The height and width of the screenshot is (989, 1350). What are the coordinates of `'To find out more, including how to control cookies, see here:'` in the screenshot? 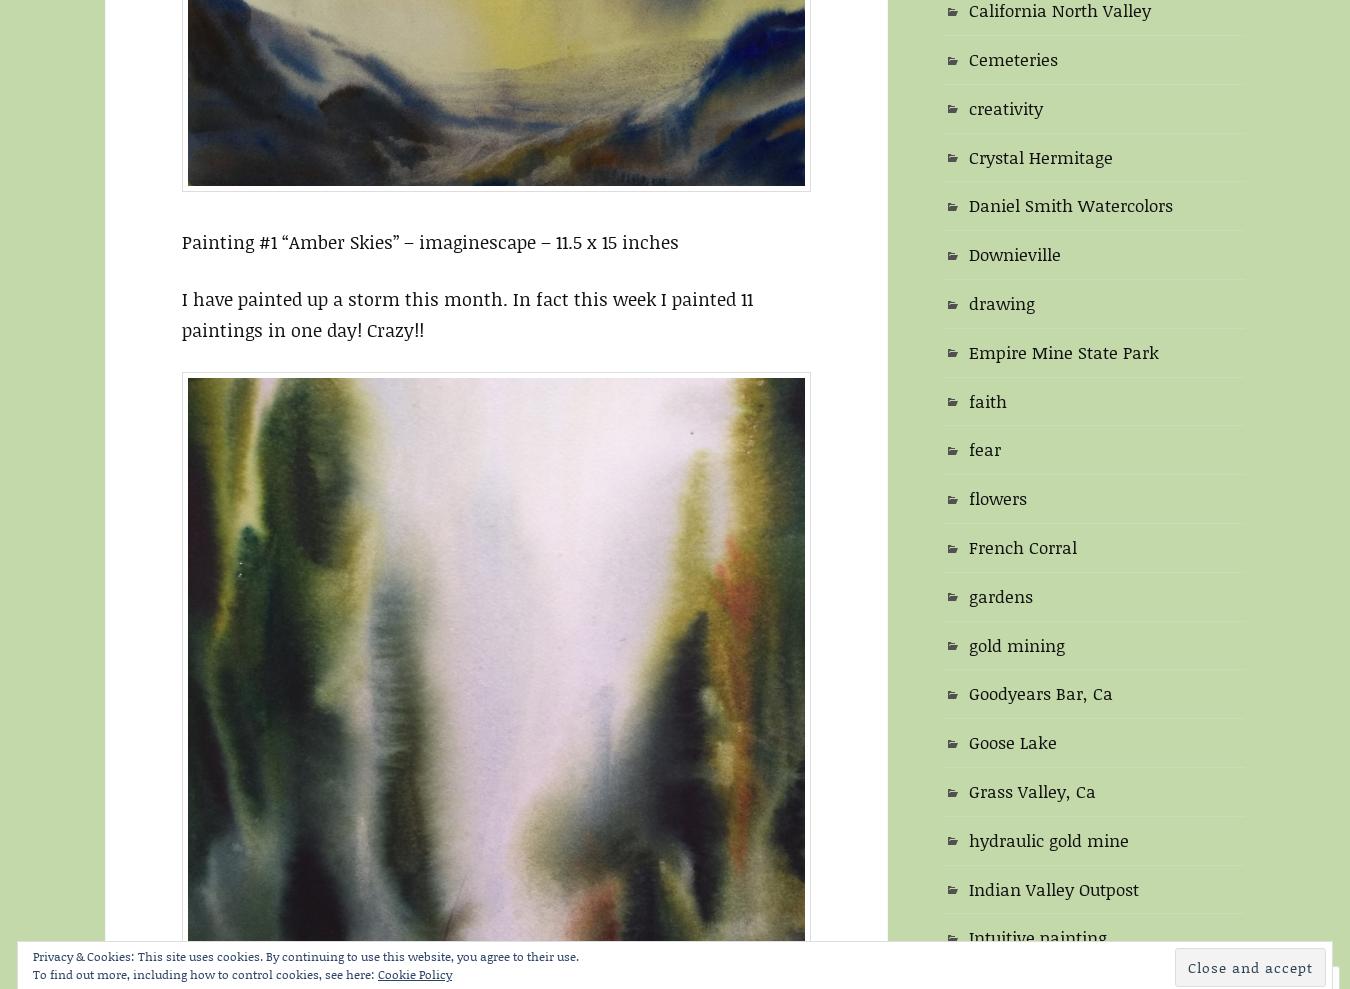 It's located at (205, 974).